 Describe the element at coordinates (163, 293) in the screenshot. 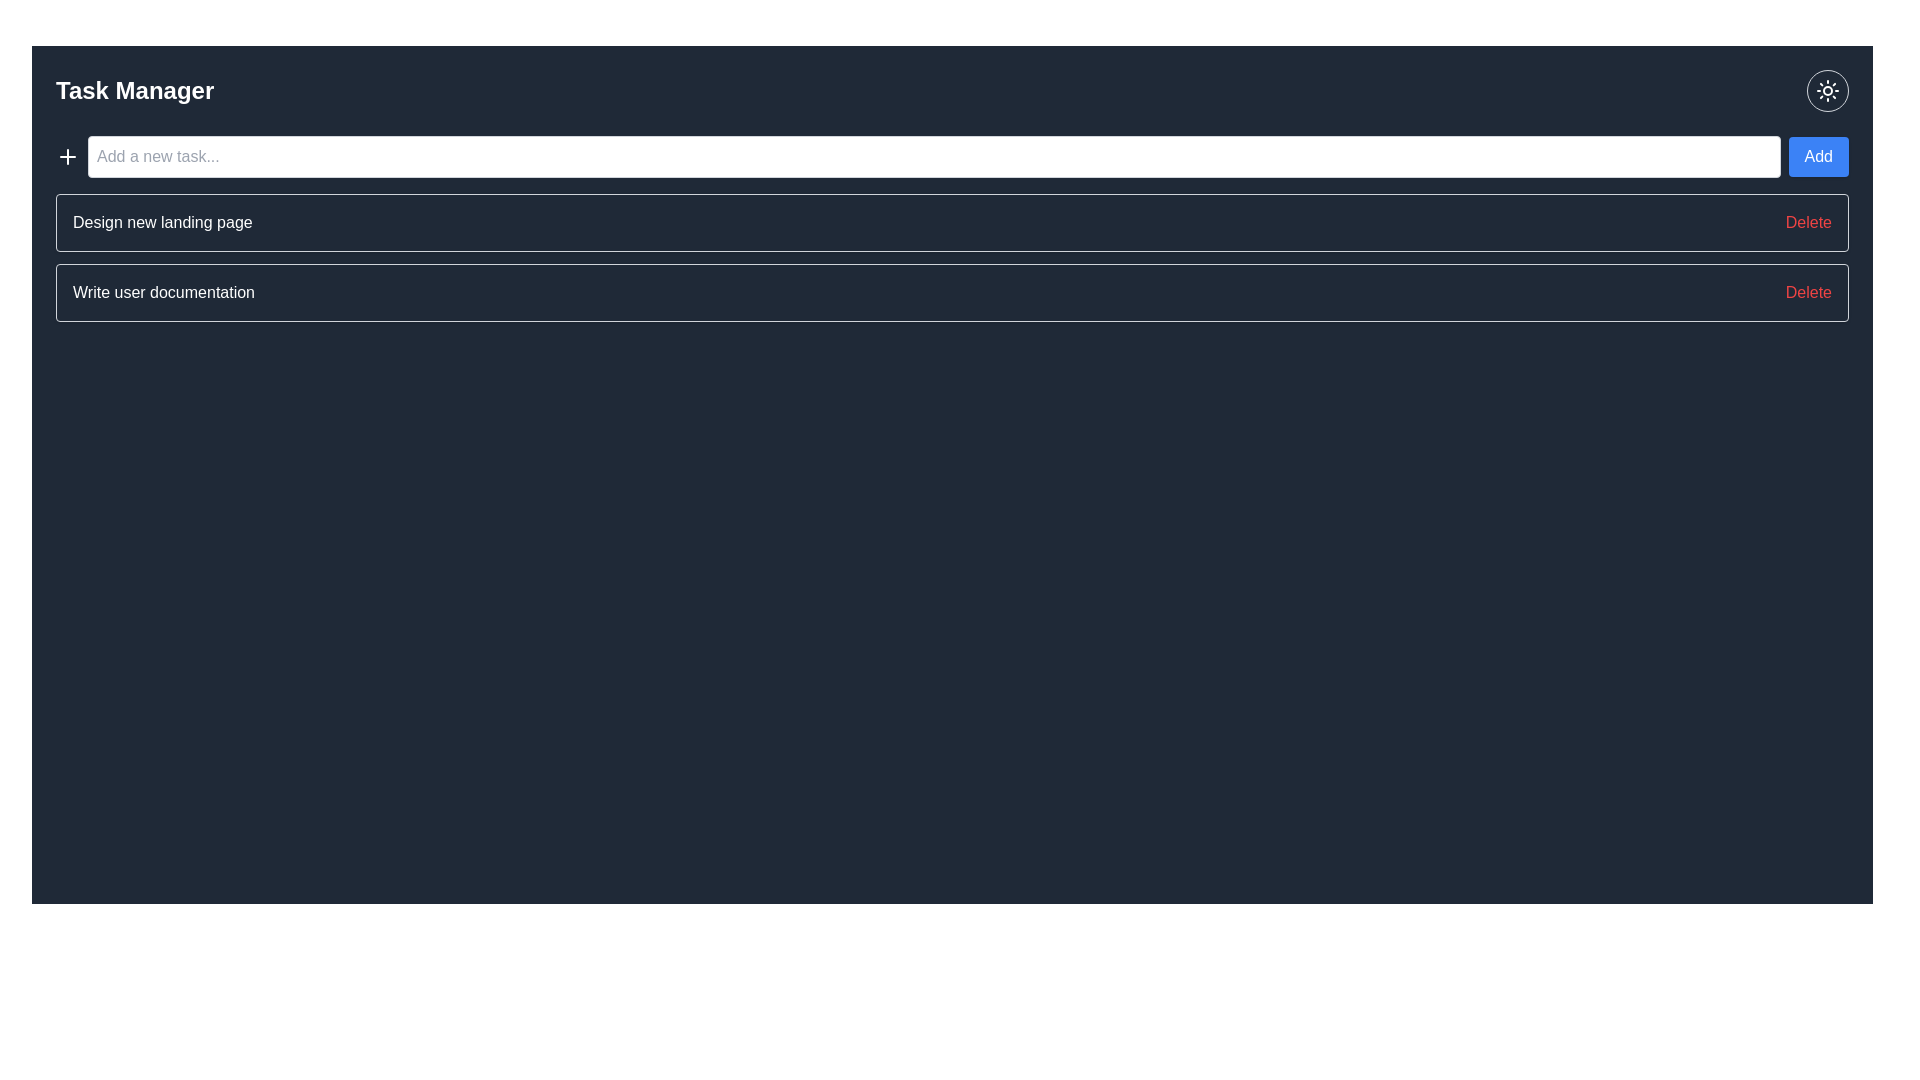

I see `the text label displaying 'Write user documentation' which is part of the task list, positioned to the left of the red 'Delete' button` at that location.